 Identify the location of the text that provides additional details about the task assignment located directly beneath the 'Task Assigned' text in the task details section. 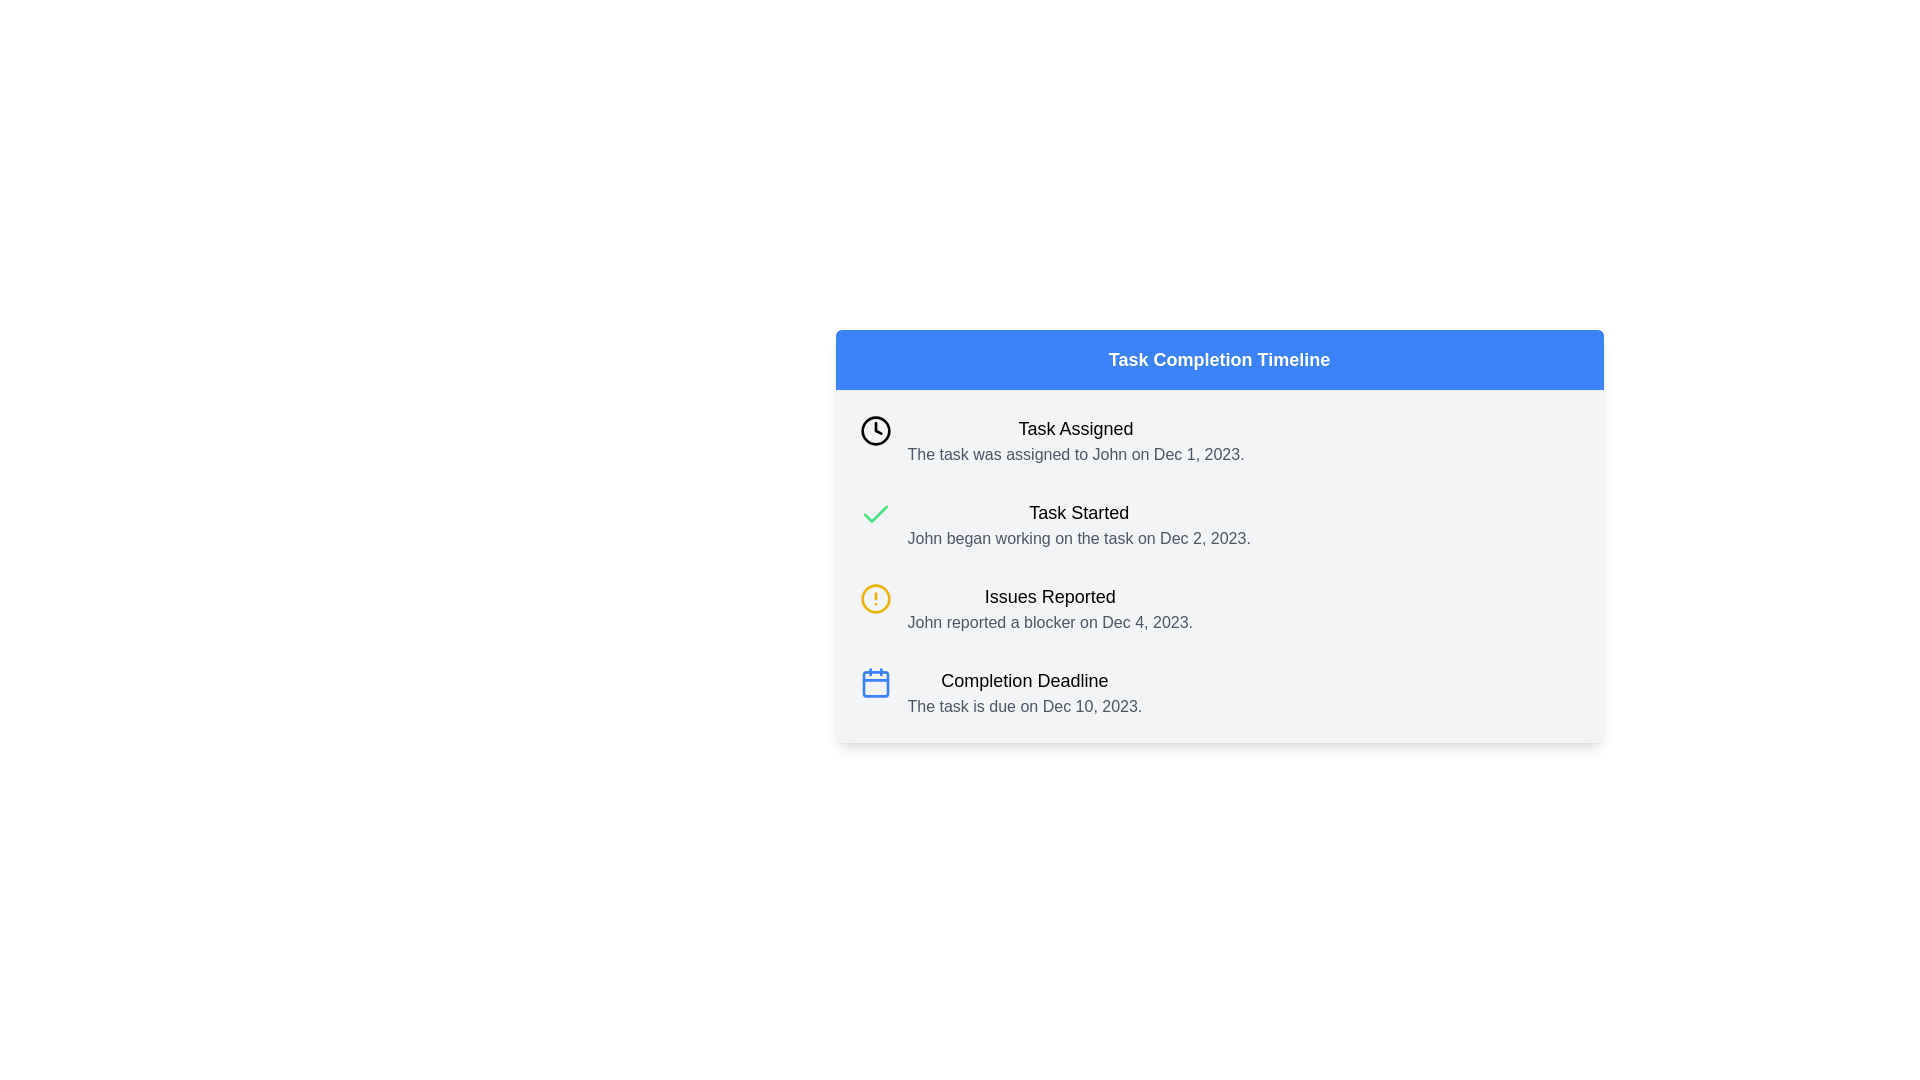
(1074, 455).